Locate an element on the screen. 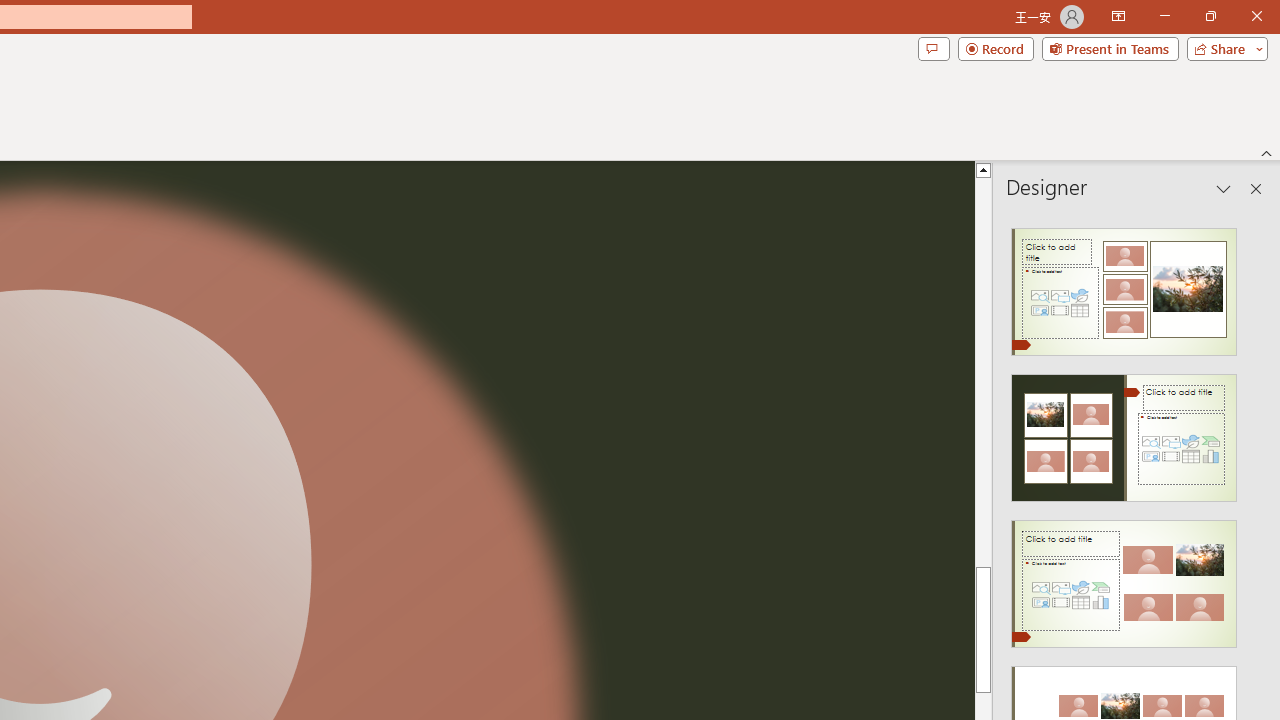 The width and height of the screenshot is (1280, 720). 'Record' is located at coordinates (995, 47).